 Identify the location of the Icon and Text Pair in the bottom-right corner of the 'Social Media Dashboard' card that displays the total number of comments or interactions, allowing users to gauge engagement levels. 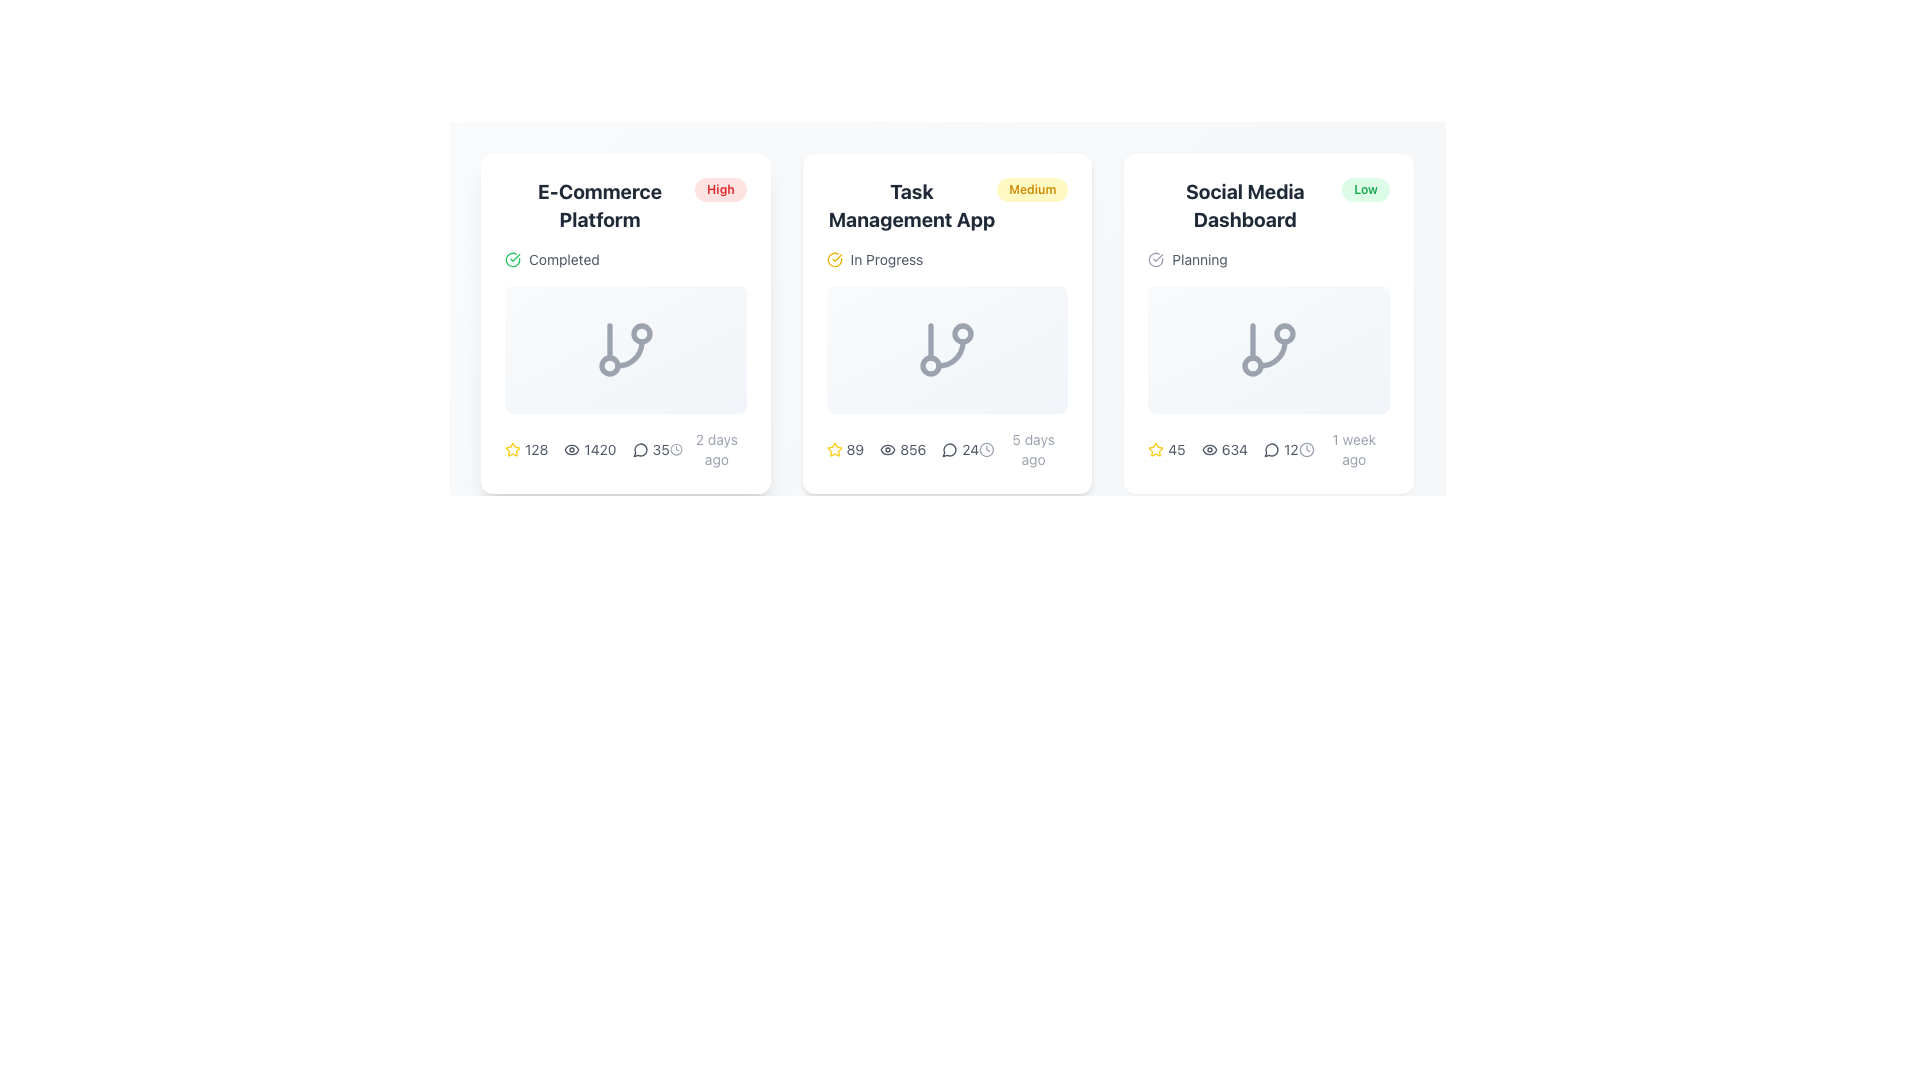
(1281, 450).